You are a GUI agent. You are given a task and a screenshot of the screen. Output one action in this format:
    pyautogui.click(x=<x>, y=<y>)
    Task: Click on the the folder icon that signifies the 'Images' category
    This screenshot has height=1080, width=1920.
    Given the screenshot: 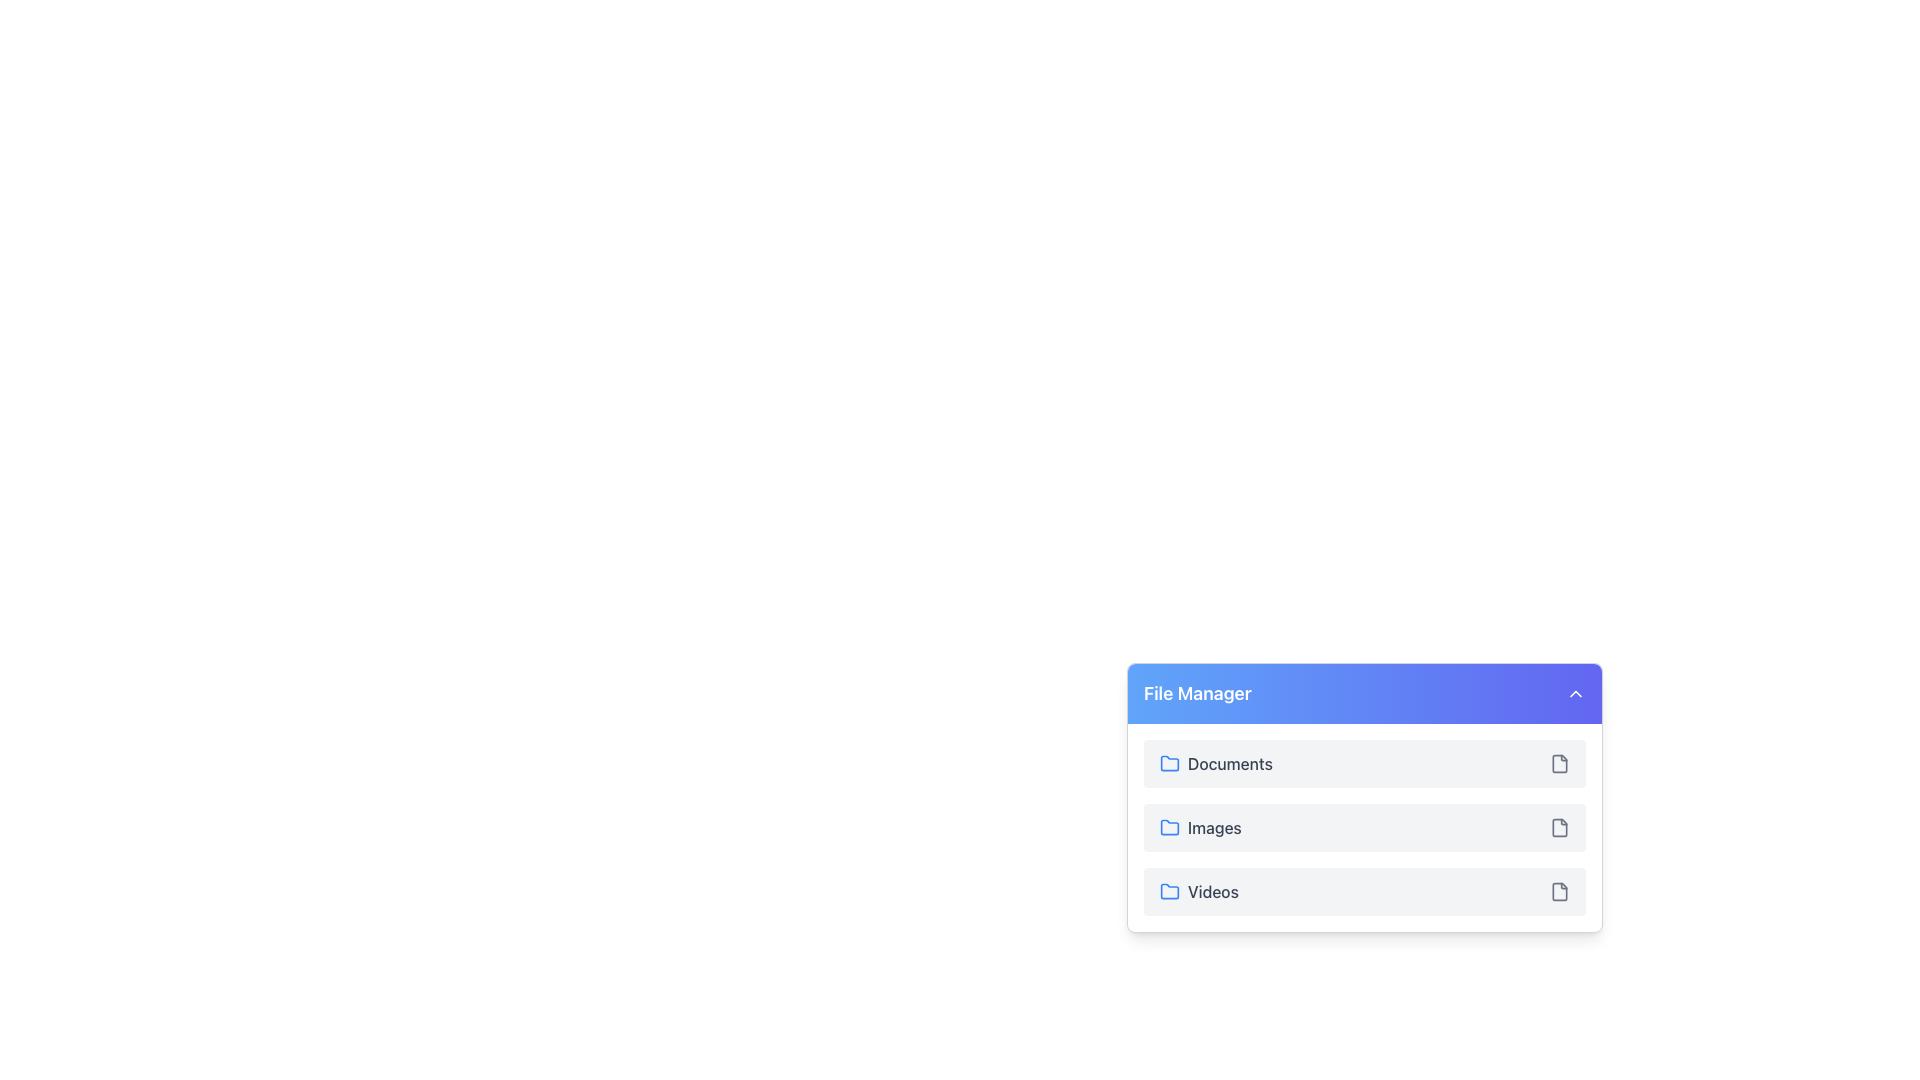 What is the action you would take?
    pyautogui.click(x=1170, y=828)
    